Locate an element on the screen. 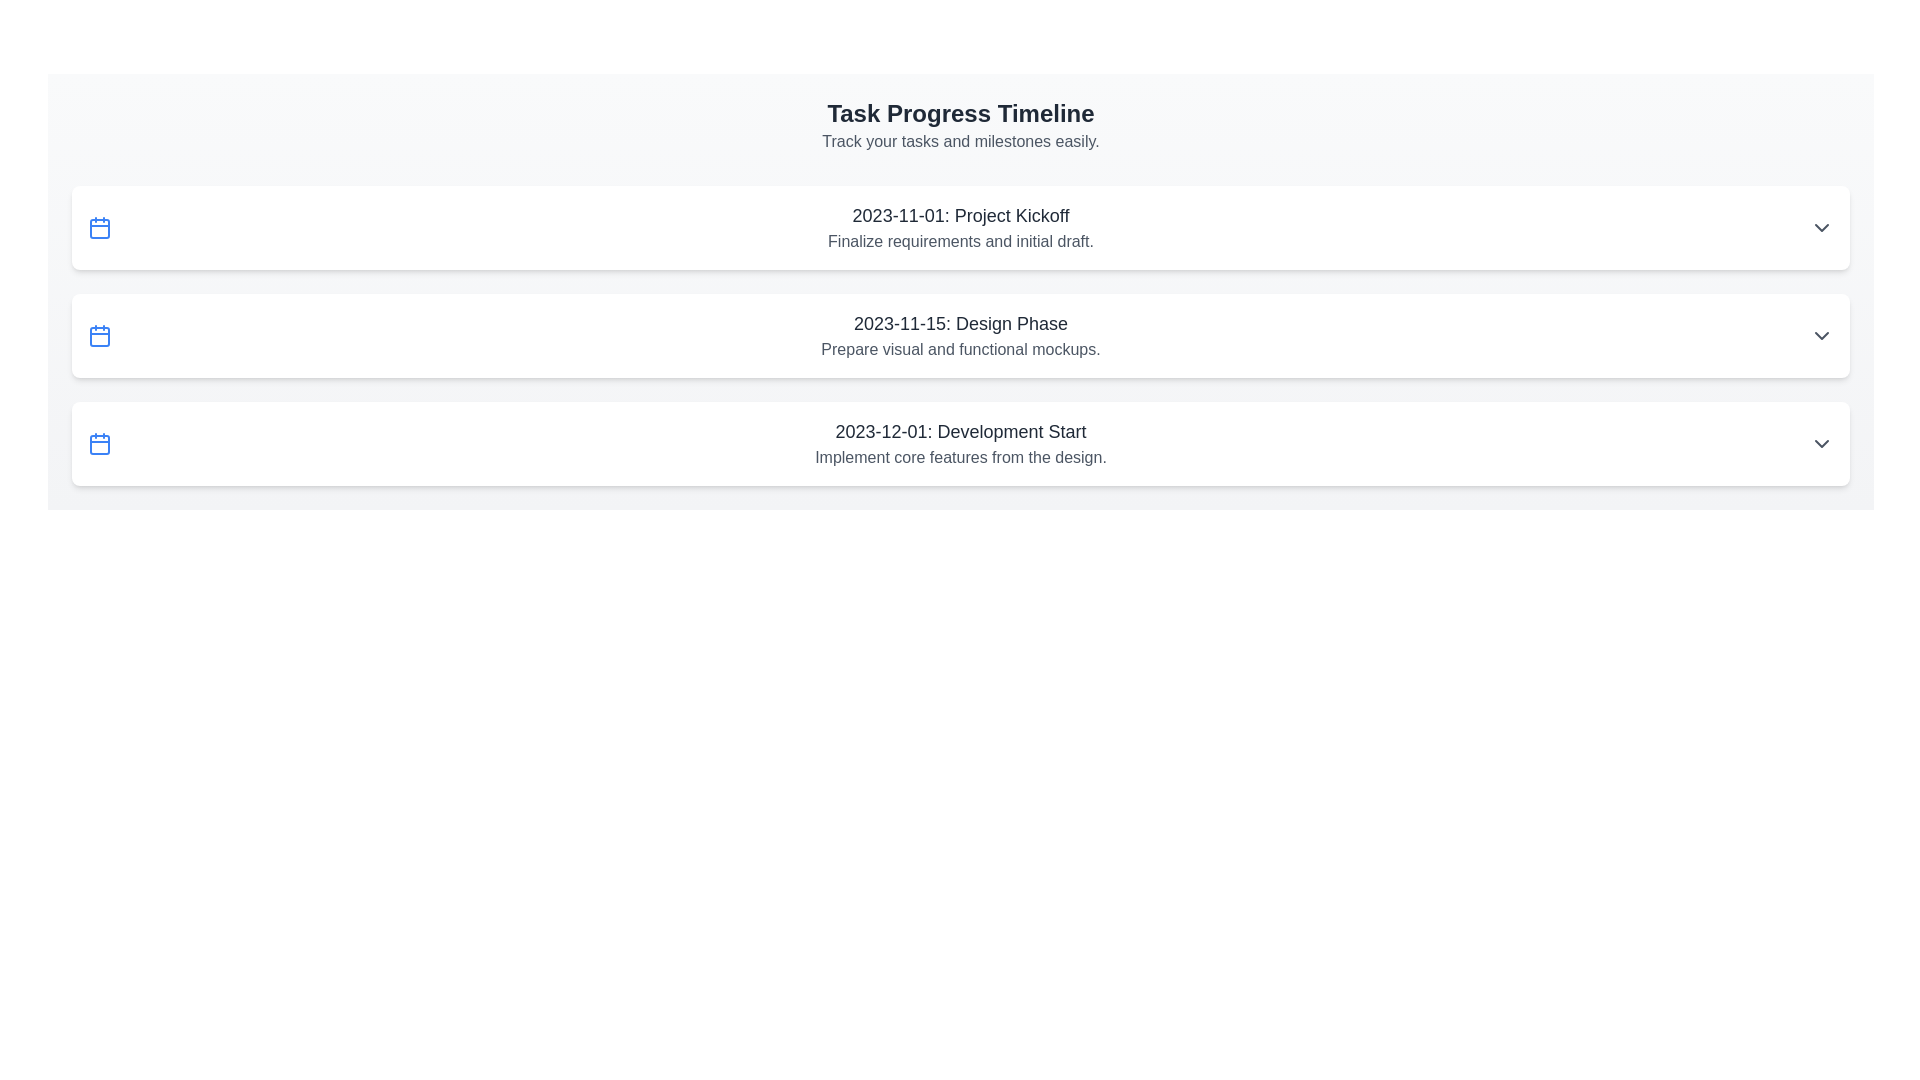  the textual label that contains the content 'Prepare visual and functional mockups.' which is styled in muted gray and positioned beneath the heading '2023-11-15: Design Phase.' is located at coordinates (960, 349).